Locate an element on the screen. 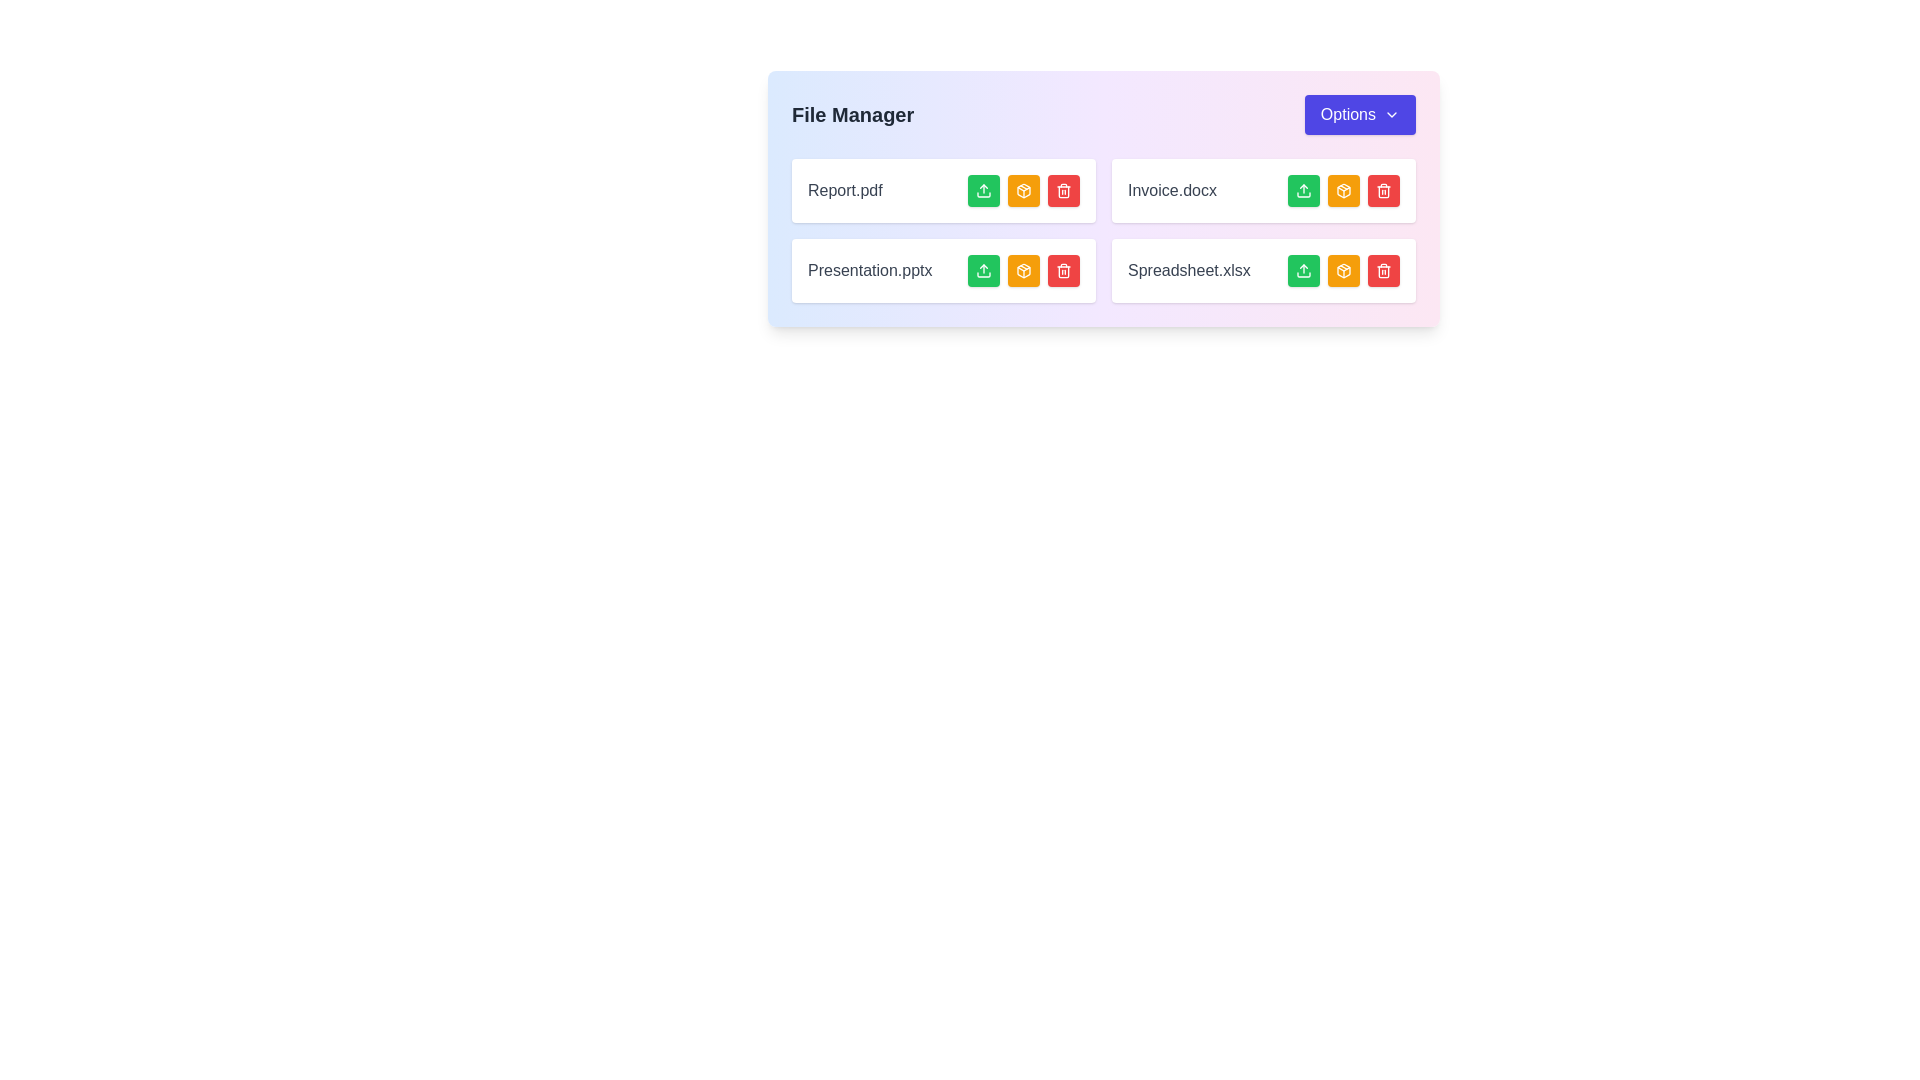 This screenshot has width=1920, height=1080. the orange three-dimensional box icon located in the bottom row of the action icons for 'Spreadsheet.xlsx', positioned left of the trash can icon and right of the upward arrow icon is located at coordinates (1344, 270).